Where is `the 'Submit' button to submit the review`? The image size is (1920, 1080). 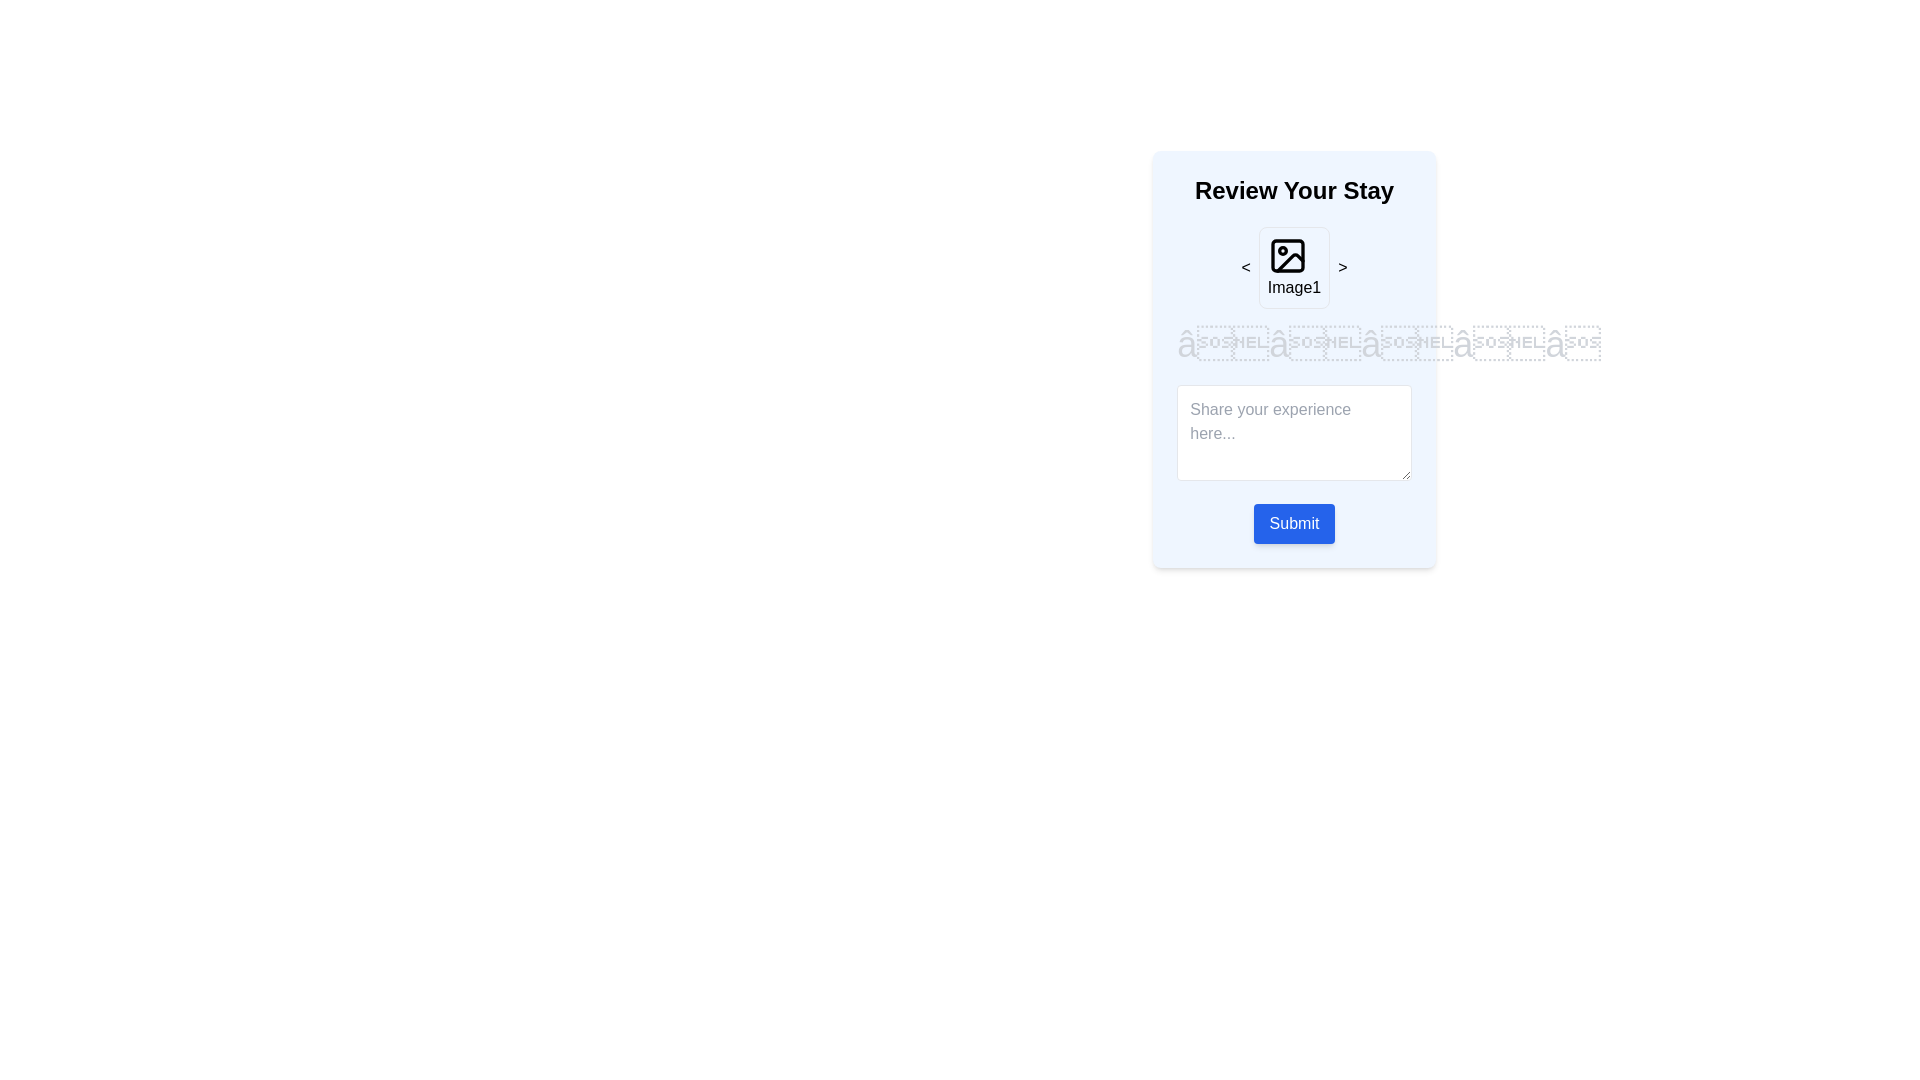
the 'Submit' button to submit the review is located at coordinates (1294, 523).